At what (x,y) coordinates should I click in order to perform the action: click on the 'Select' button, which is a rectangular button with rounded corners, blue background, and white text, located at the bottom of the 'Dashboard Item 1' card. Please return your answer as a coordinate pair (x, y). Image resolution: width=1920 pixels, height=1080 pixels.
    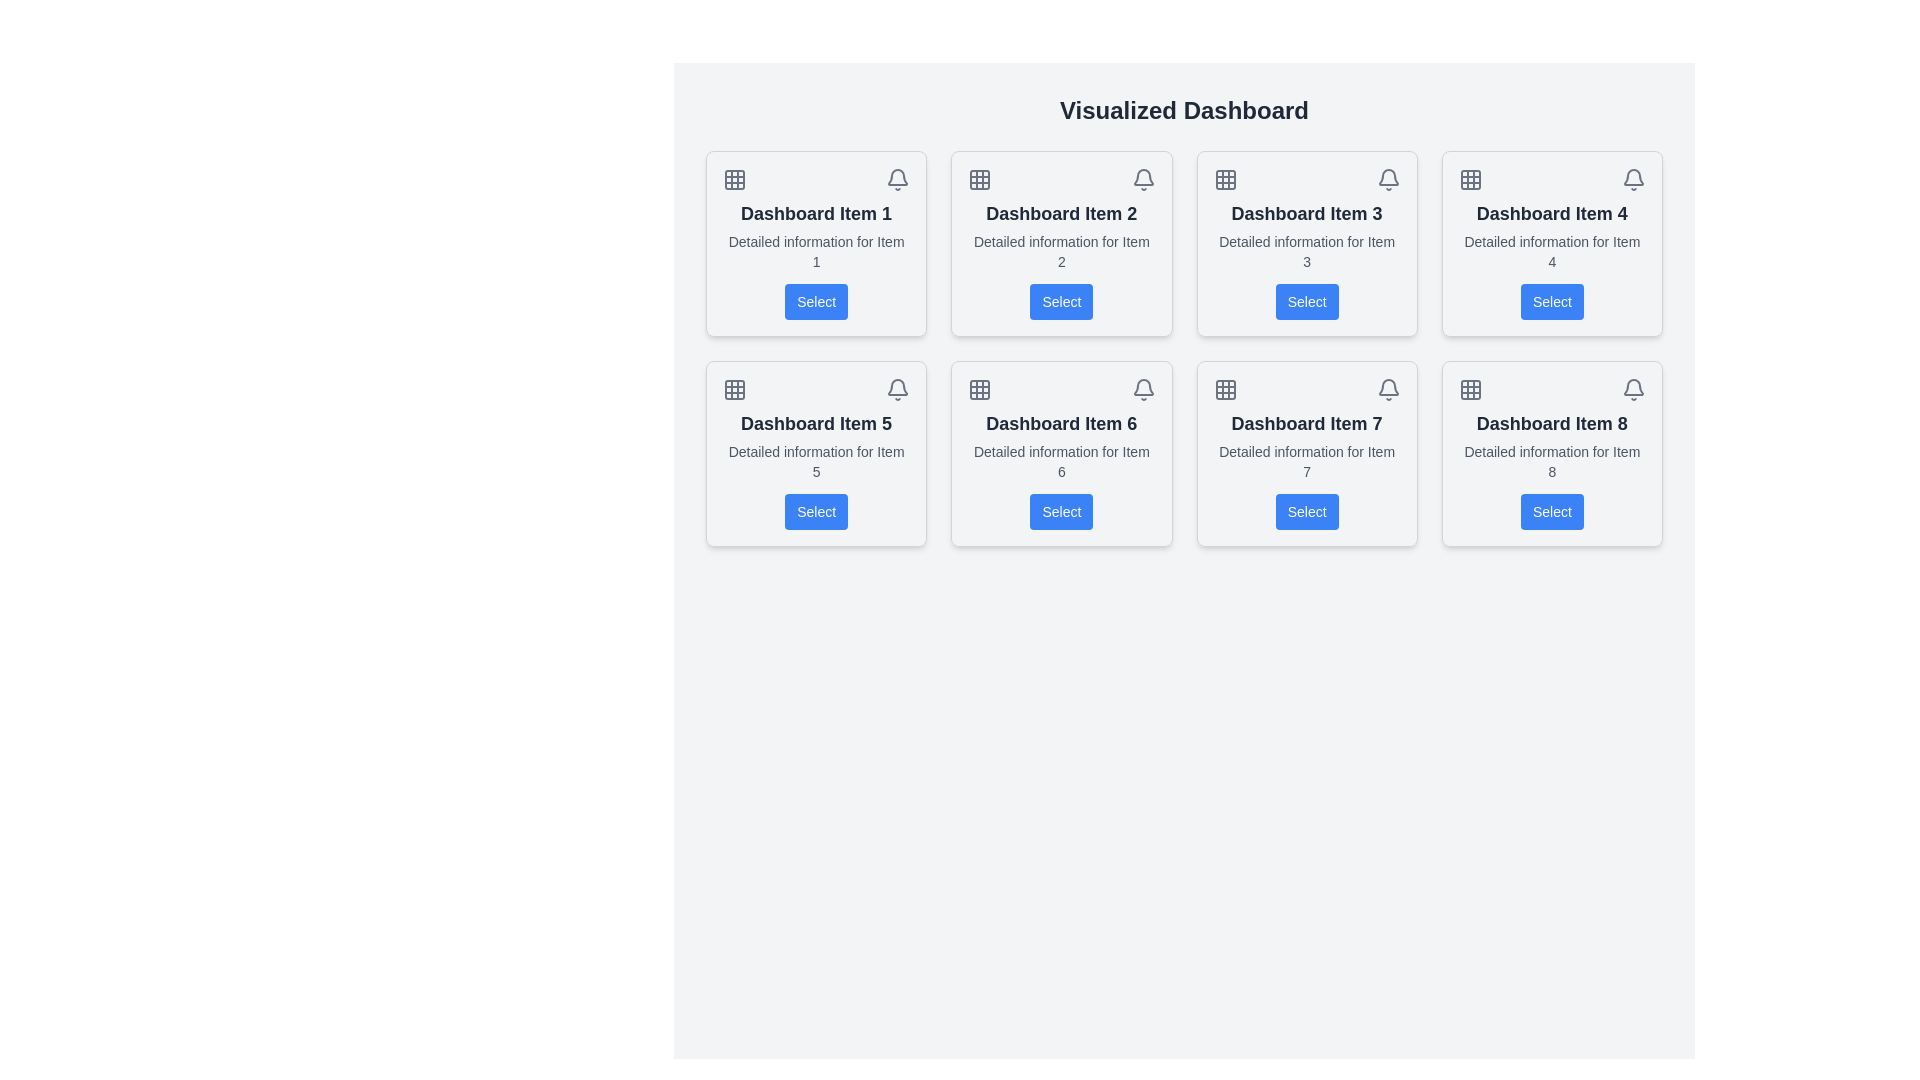
    Looking at the image, I should click on (816, 301).